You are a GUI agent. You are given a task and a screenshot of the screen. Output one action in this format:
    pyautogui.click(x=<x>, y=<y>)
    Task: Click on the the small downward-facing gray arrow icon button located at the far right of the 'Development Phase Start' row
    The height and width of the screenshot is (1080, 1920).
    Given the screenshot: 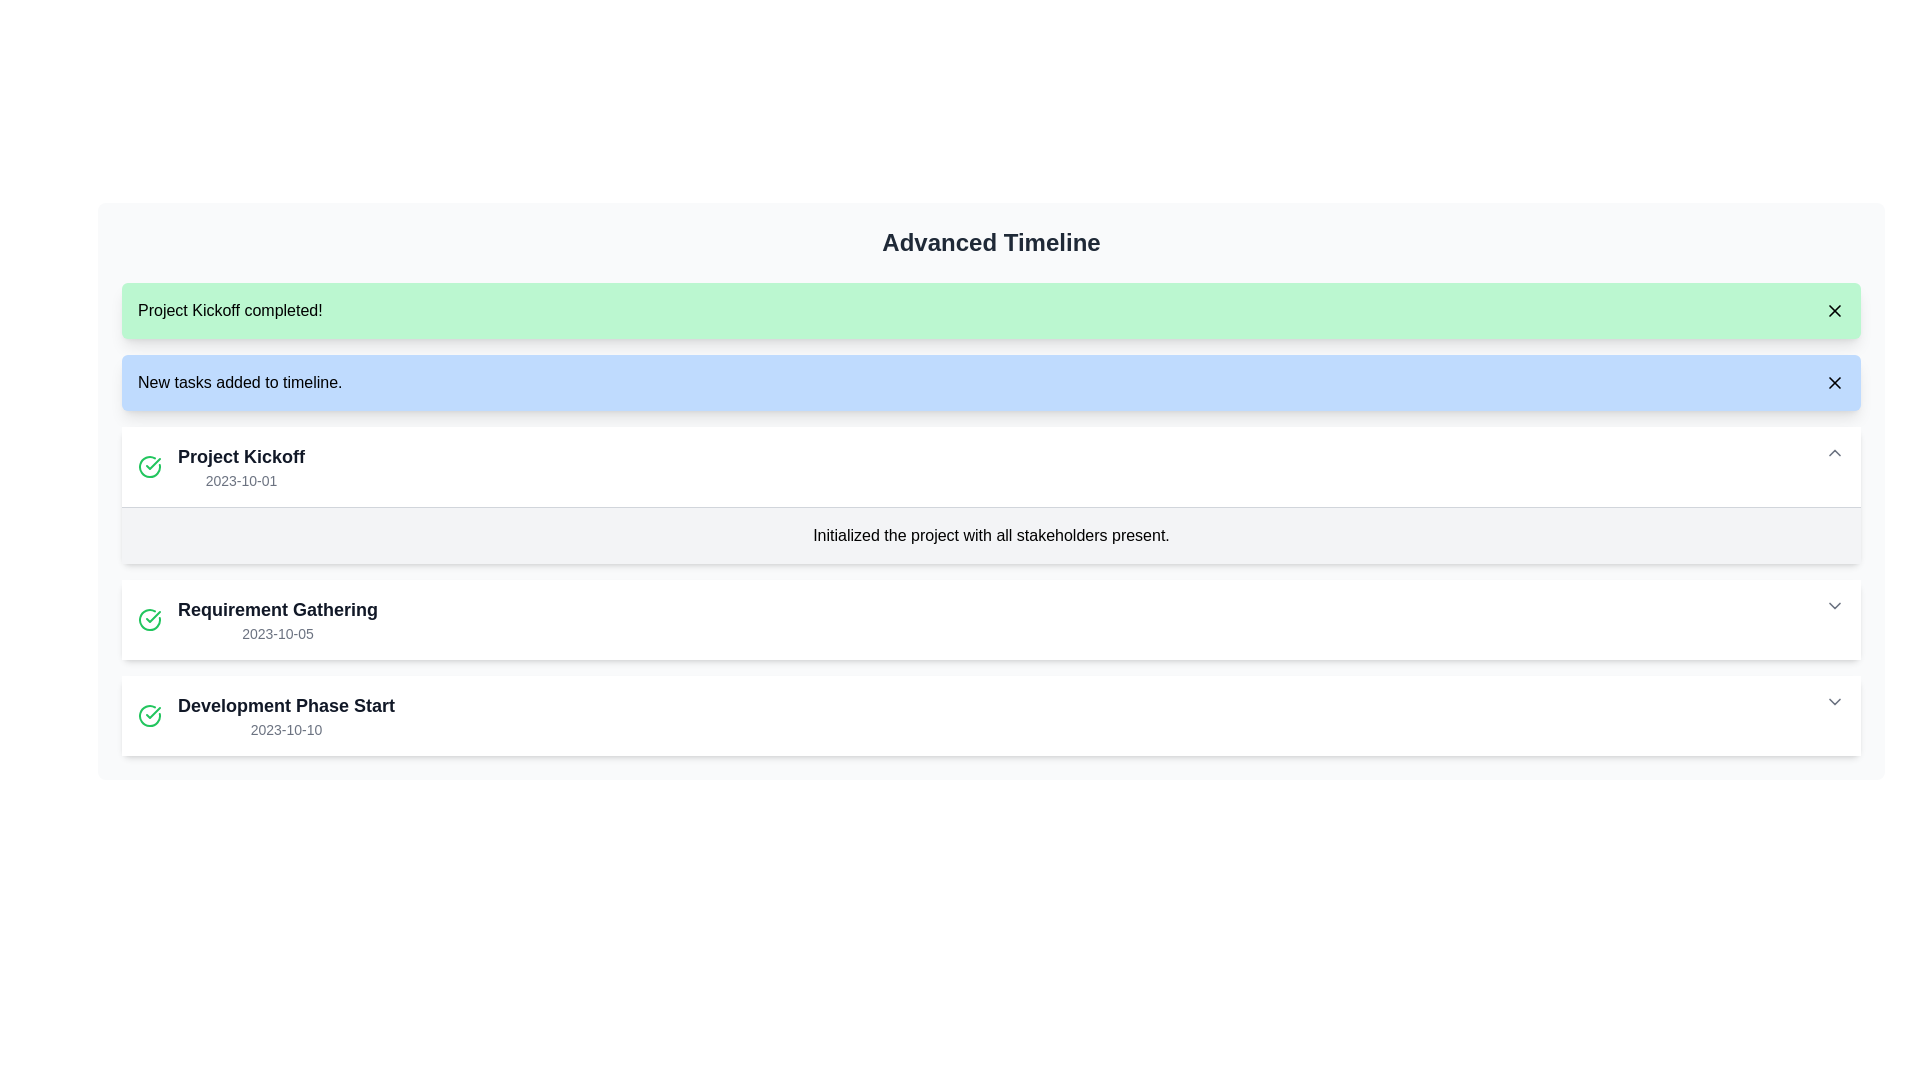 What is the action you would take?
    pyautogui.click(x=1834, y=701)
    